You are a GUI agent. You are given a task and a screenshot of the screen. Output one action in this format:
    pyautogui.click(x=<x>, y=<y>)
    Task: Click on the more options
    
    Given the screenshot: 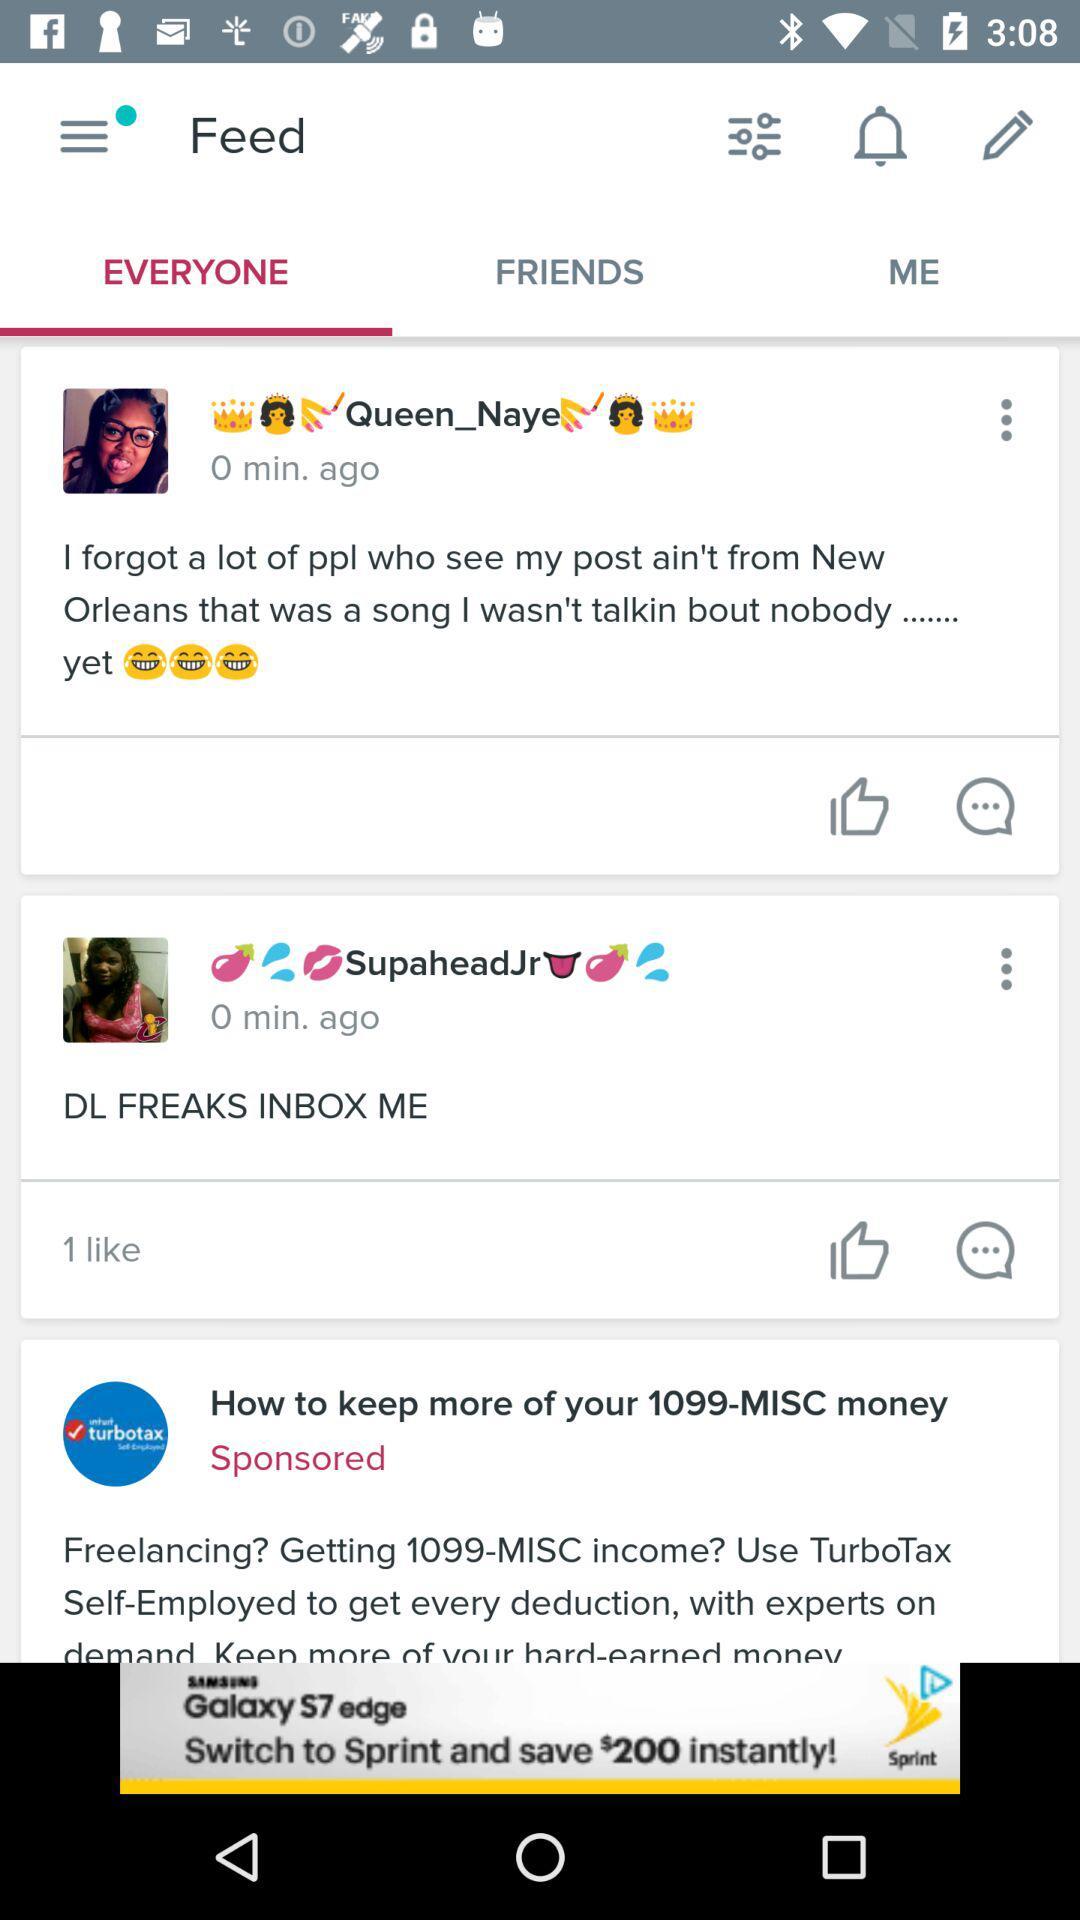 What is the action you would take?
    pyautogui.click(x=1006, y=969)
    